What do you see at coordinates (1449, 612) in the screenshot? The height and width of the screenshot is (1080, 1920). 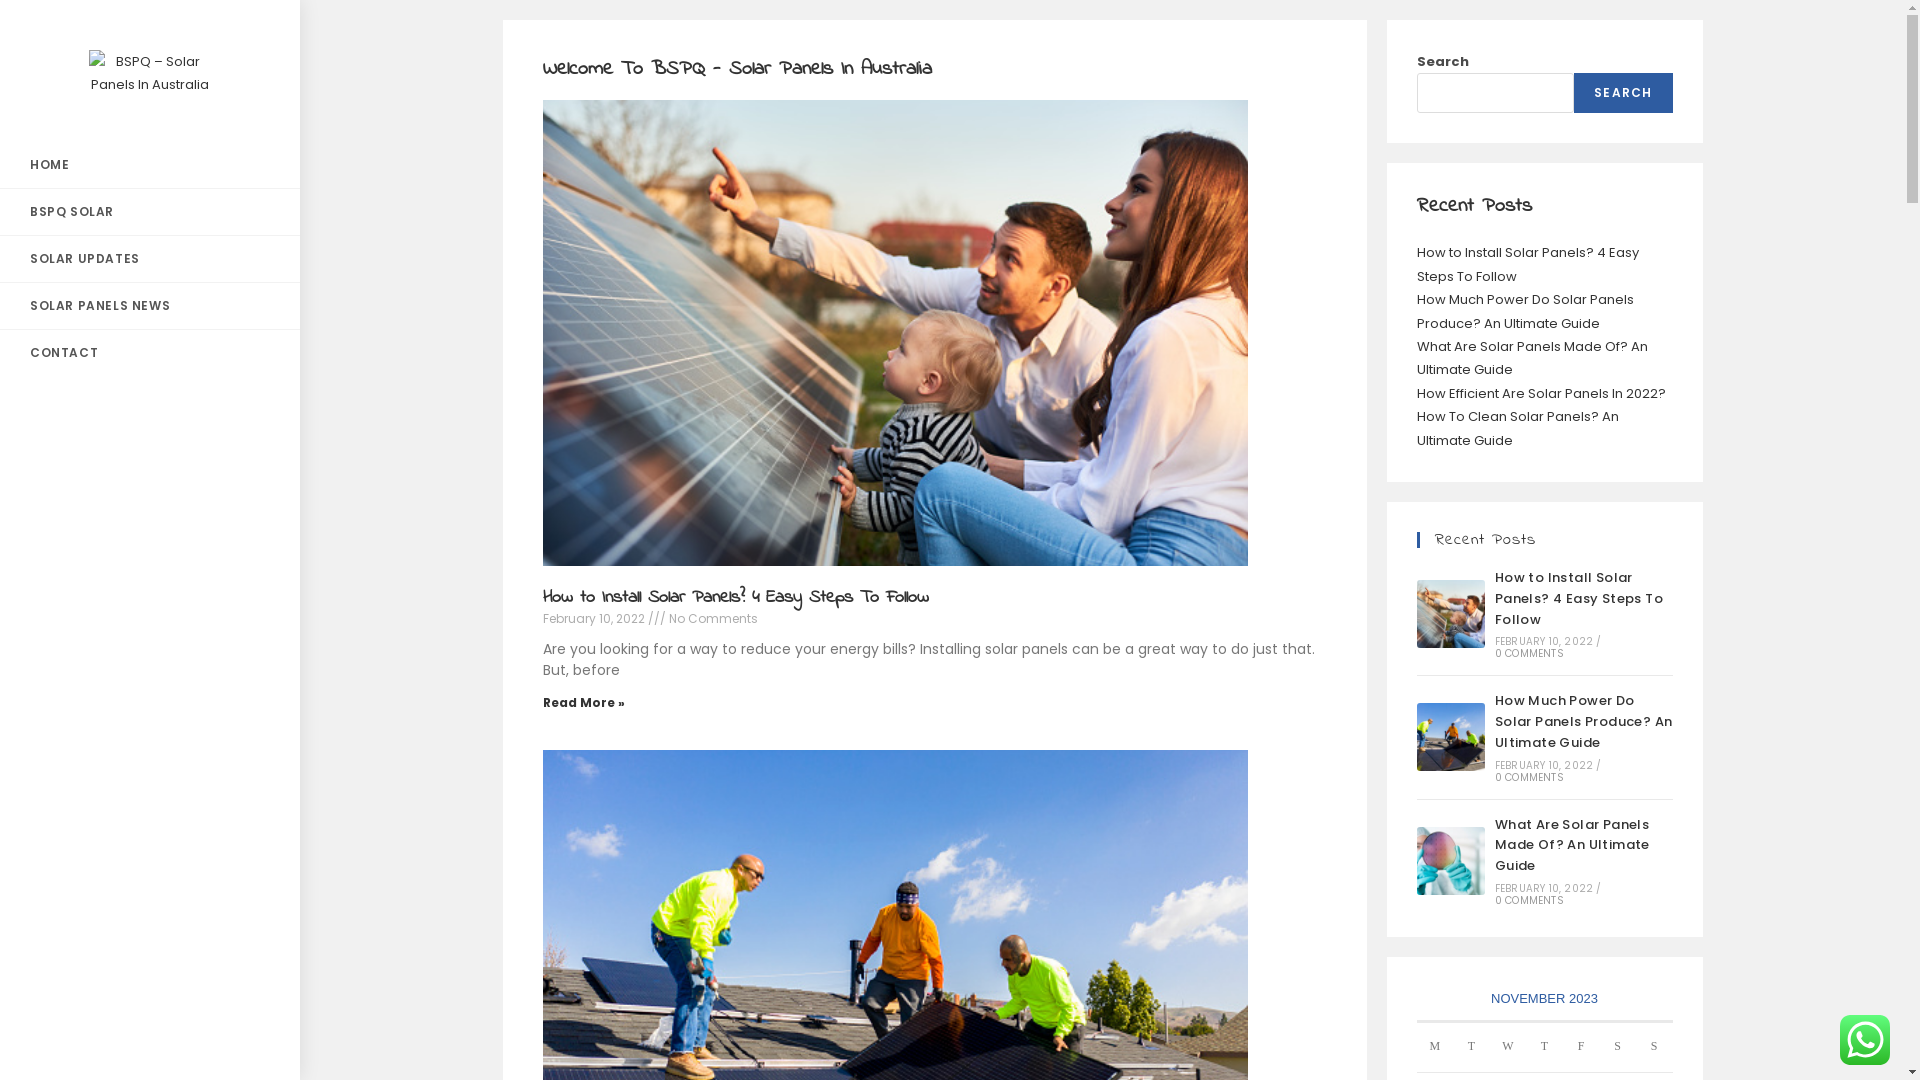 I see `'How to Install Solar Panels? 4 Easy Steps To Follow'` at bounding box center [1449, 612].